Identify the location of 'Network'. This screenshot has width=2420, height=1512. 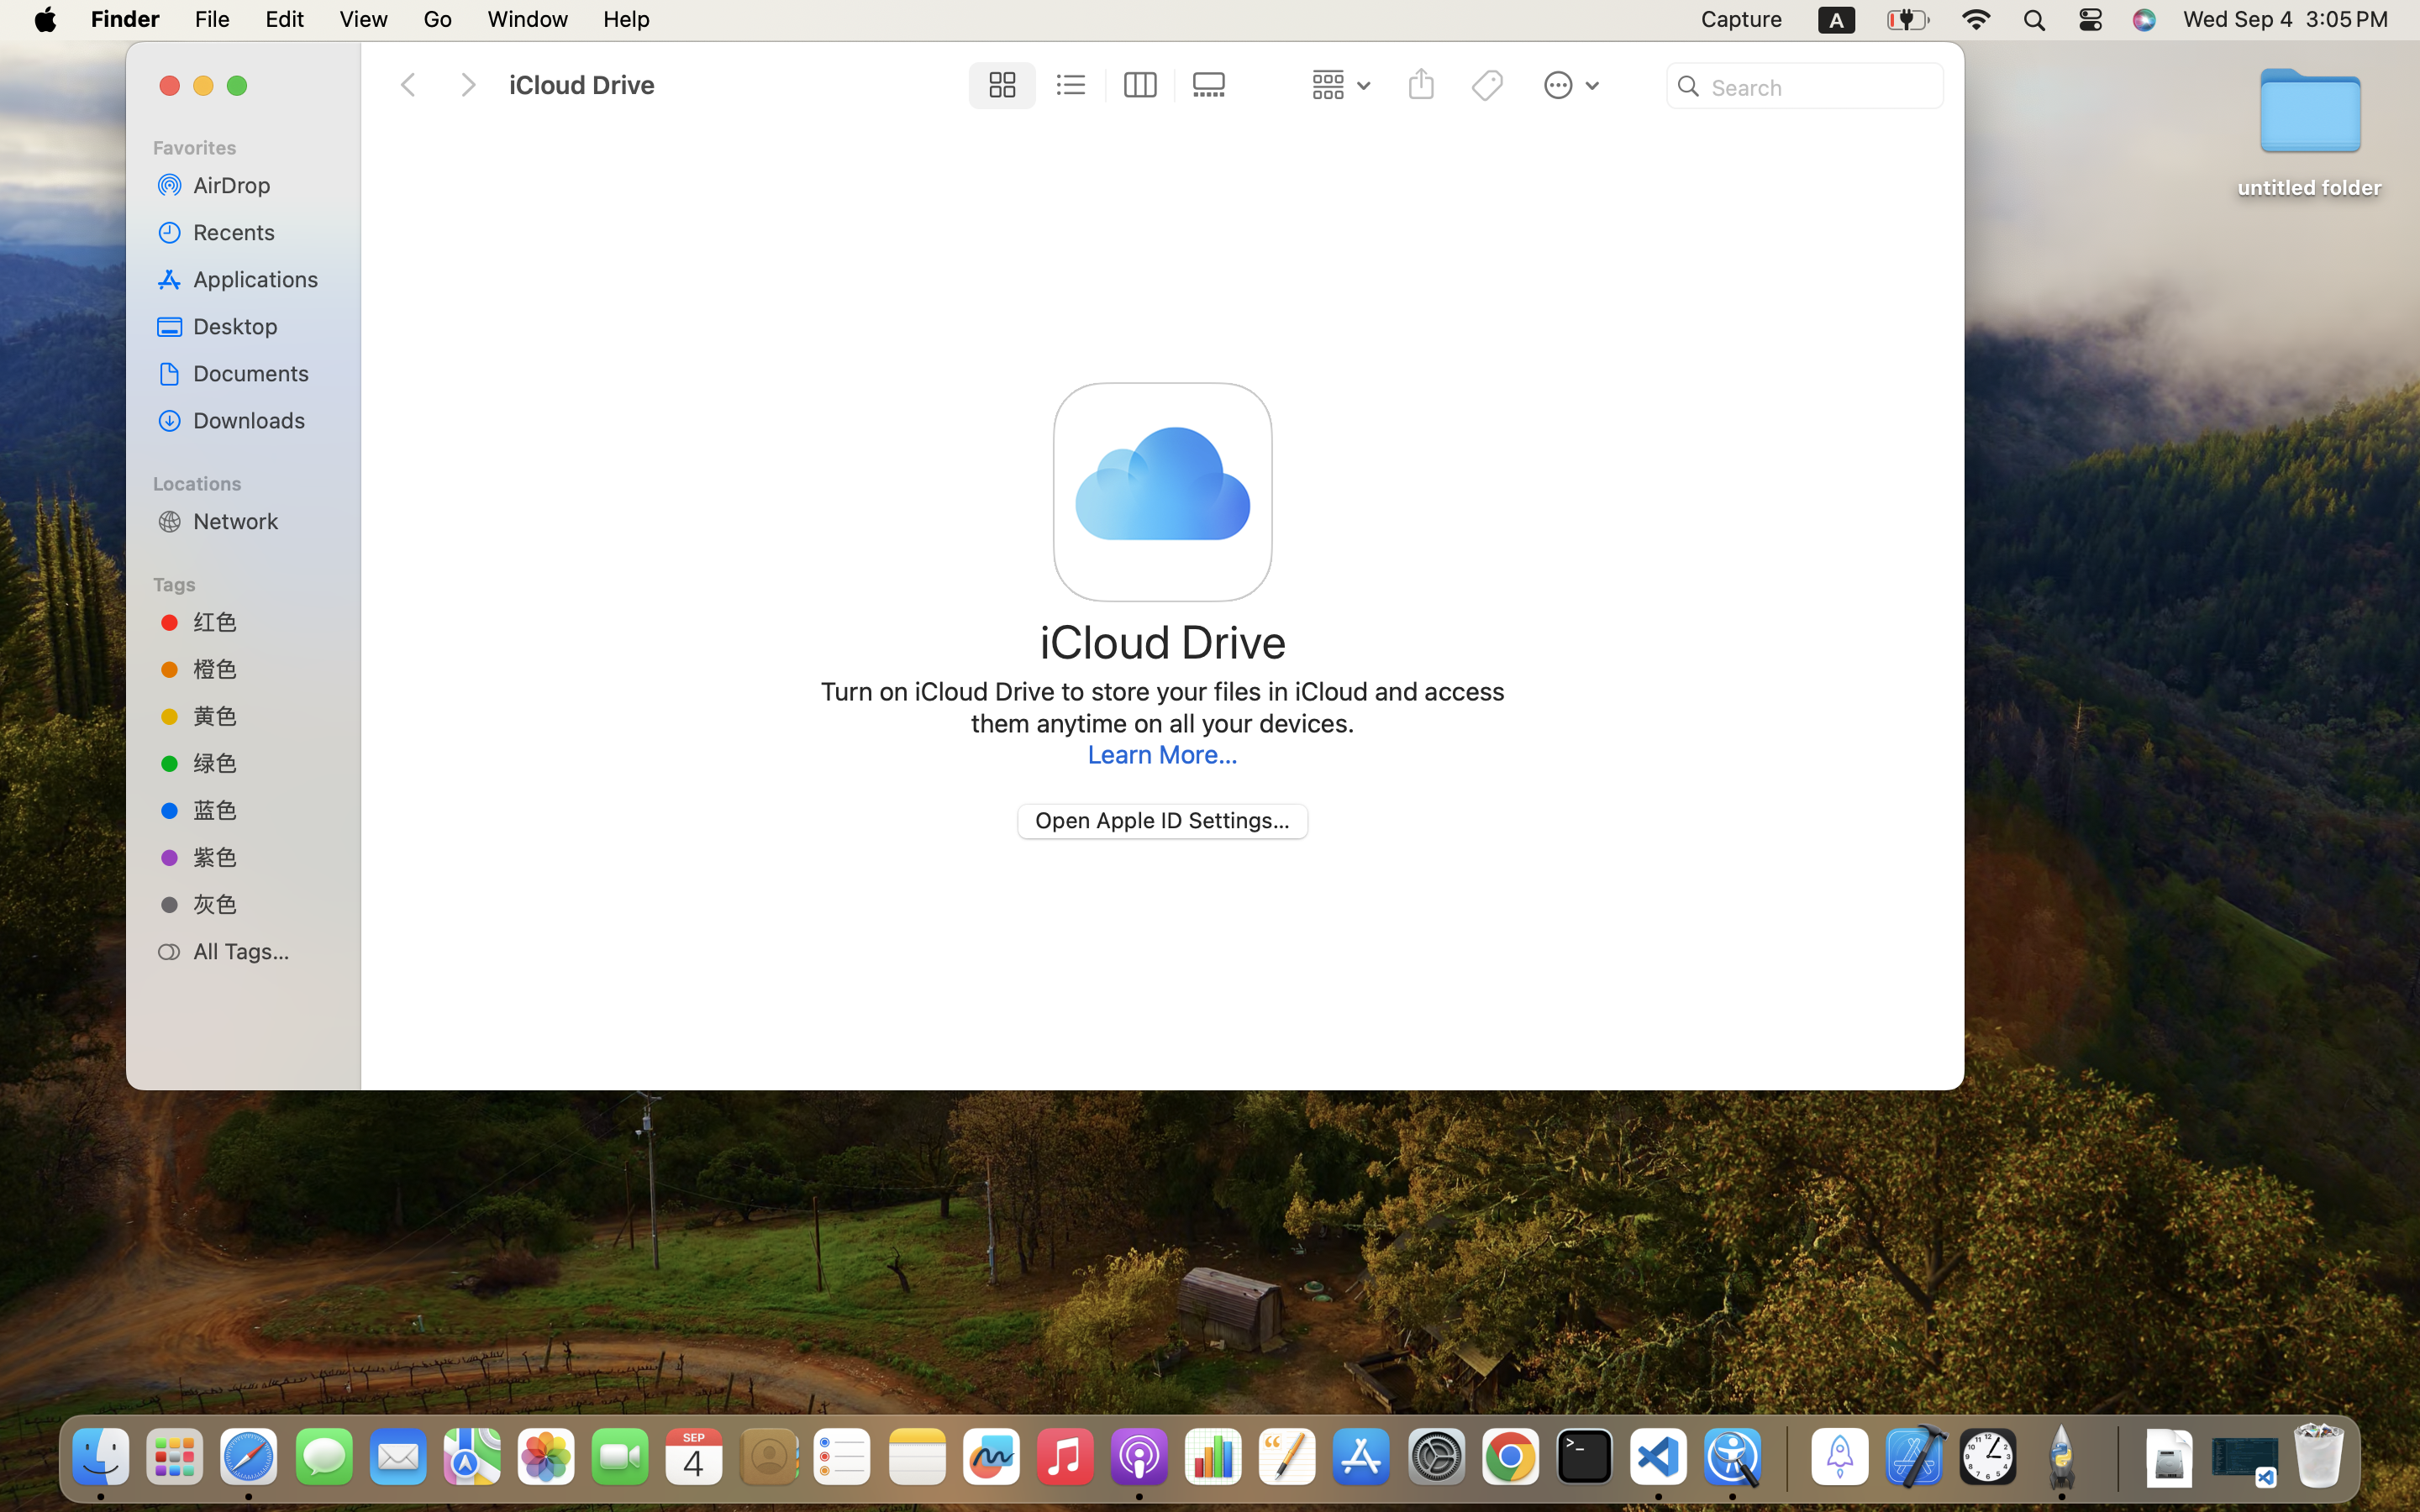
(260, 519).